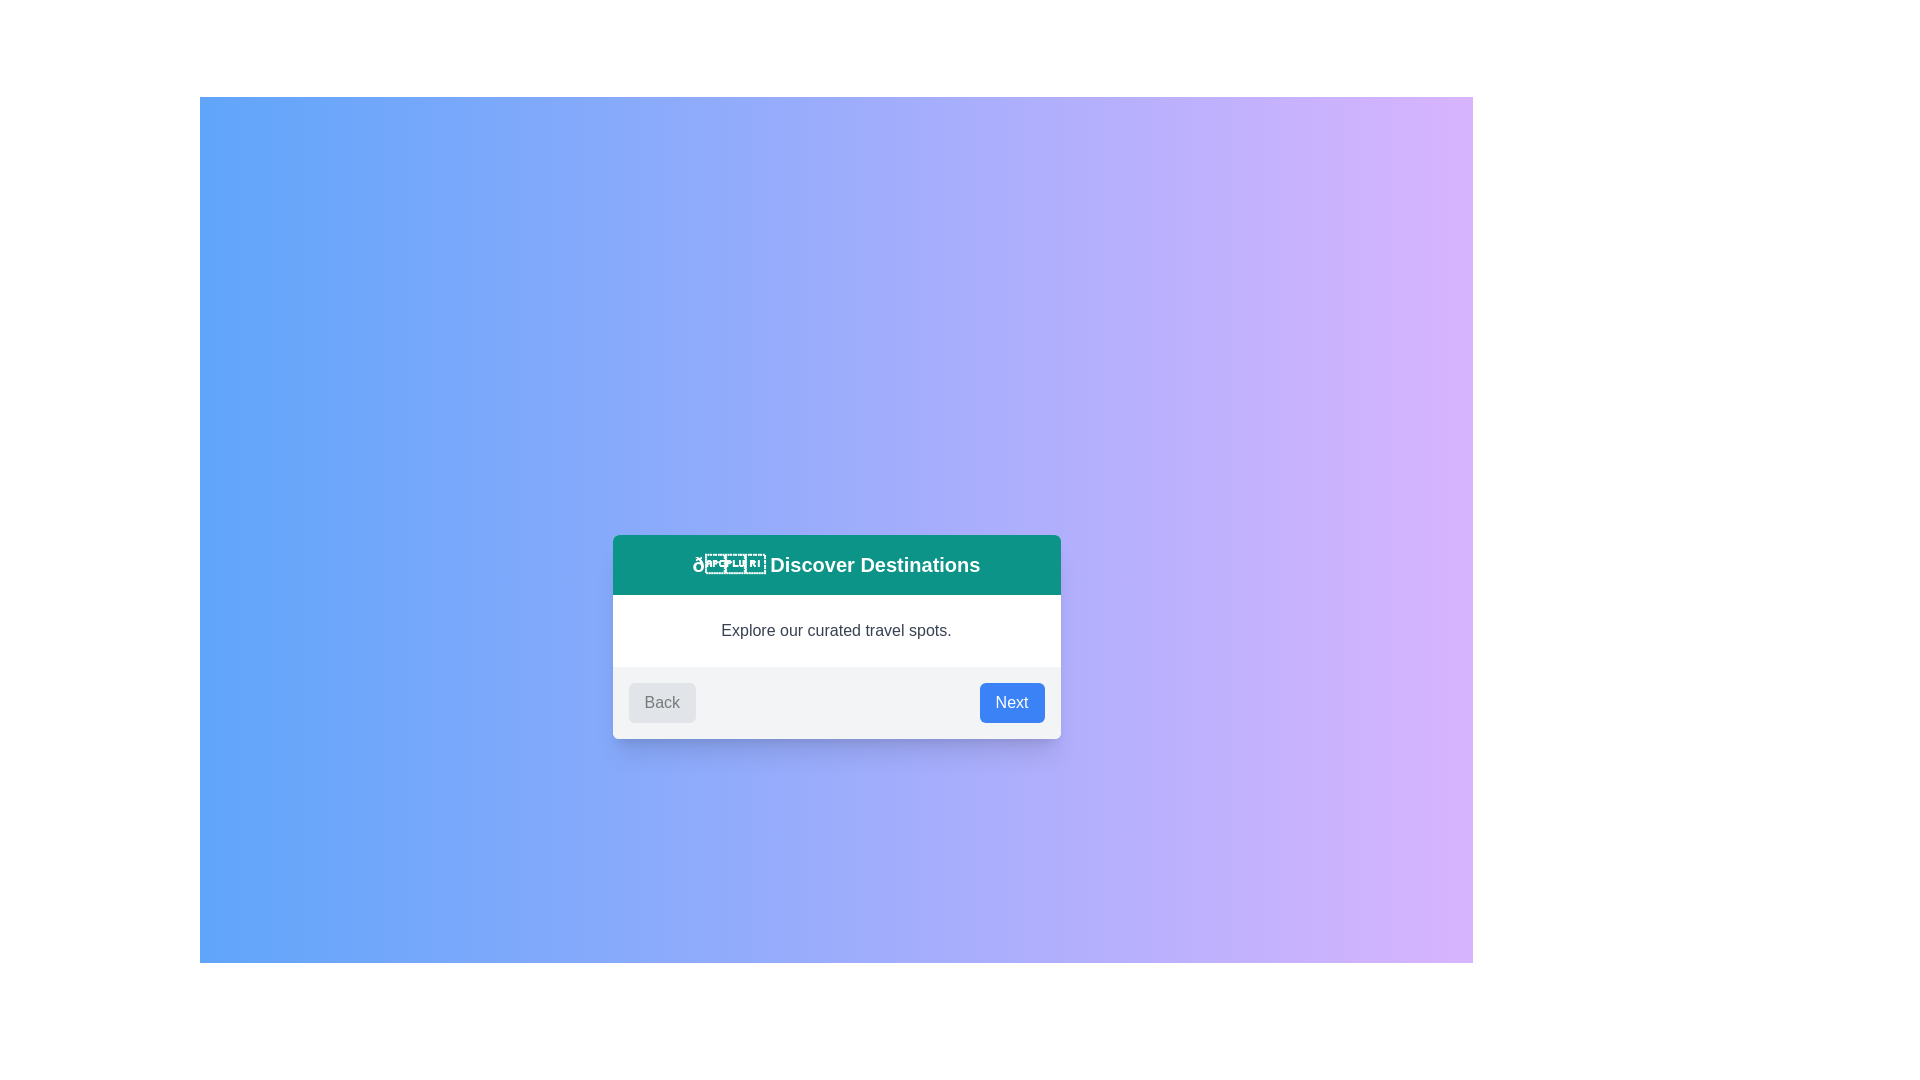 The image size is (1920, 1080). I want to click on the header element that indicates the theme 'discovering destinations', located above the section with text 'Explore our curated travel spots', so click(836, 564).